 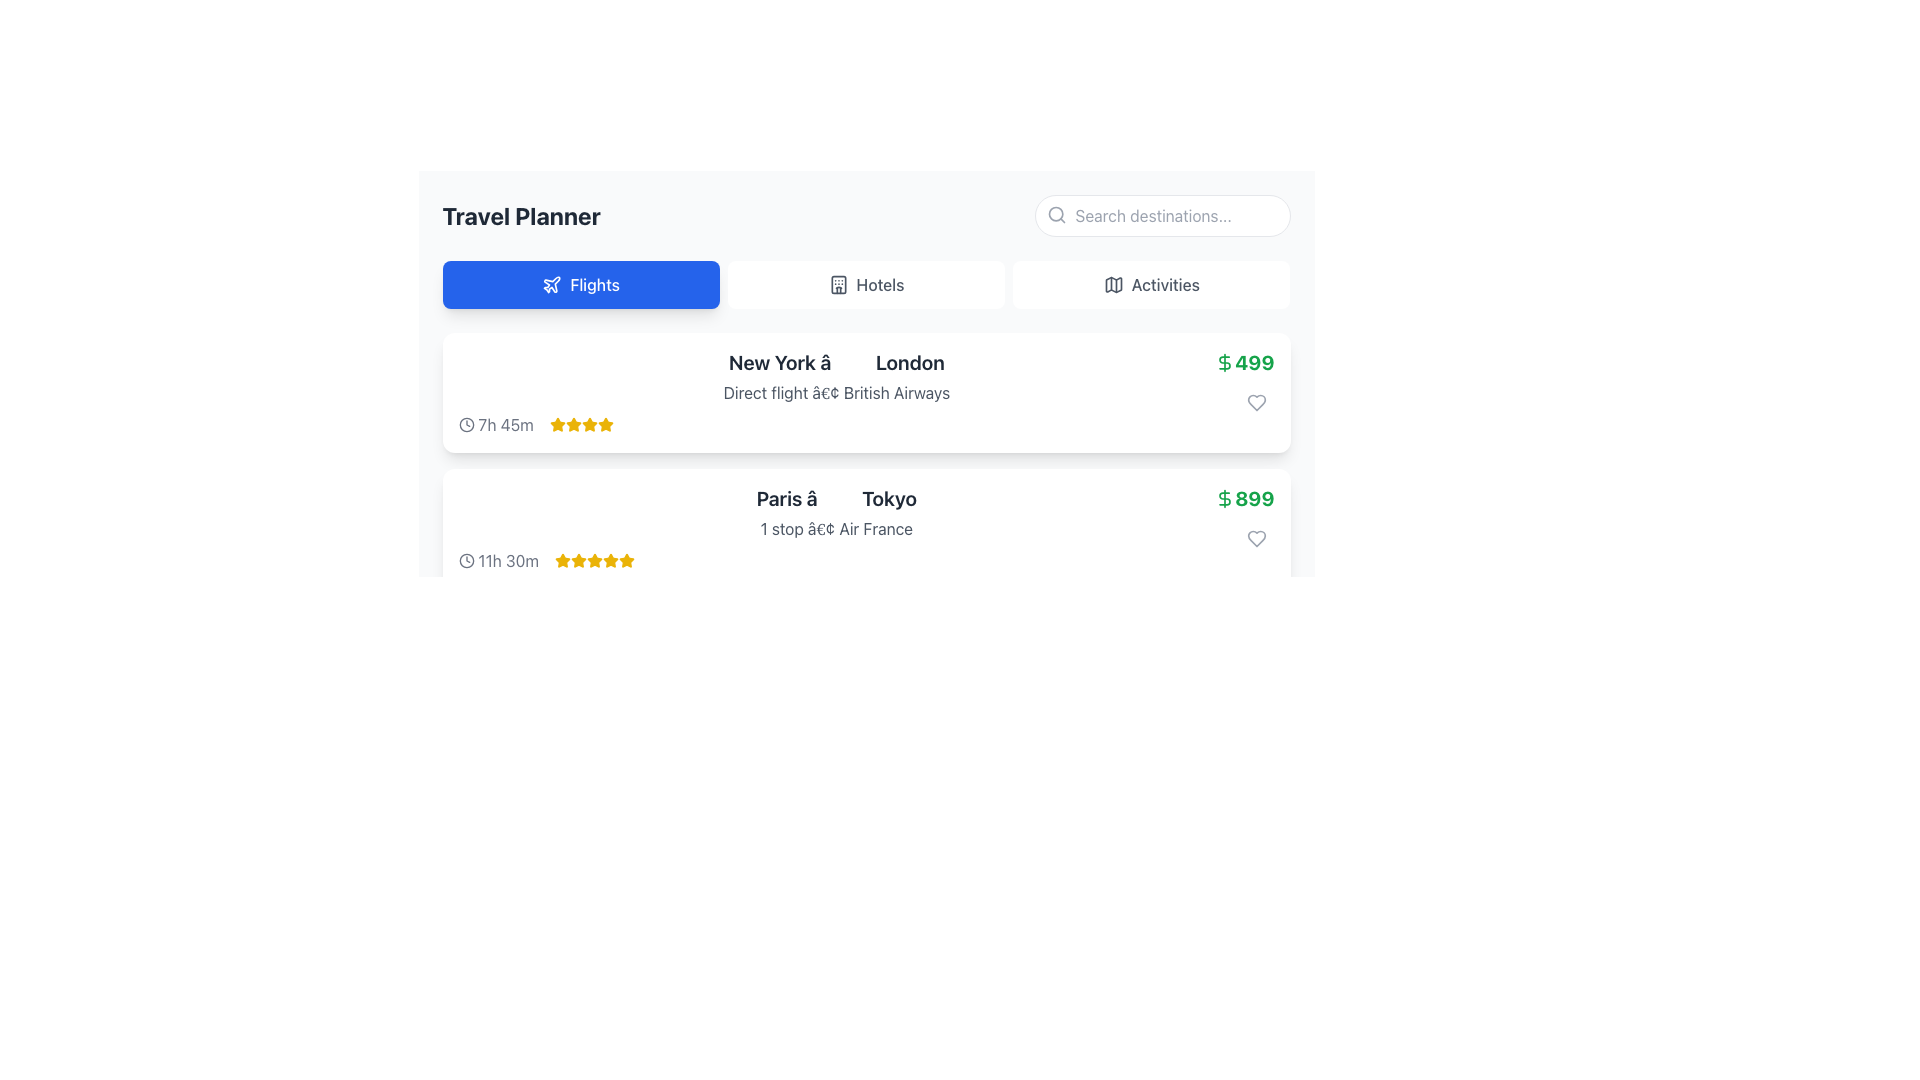 What do you see at coordinates (572, 423) in the screenshot?
I see `the appearance of the first star in the row of rating stars for the first flight deal, located under the duration label '7h 45m'` at bounding box center [572, 423].